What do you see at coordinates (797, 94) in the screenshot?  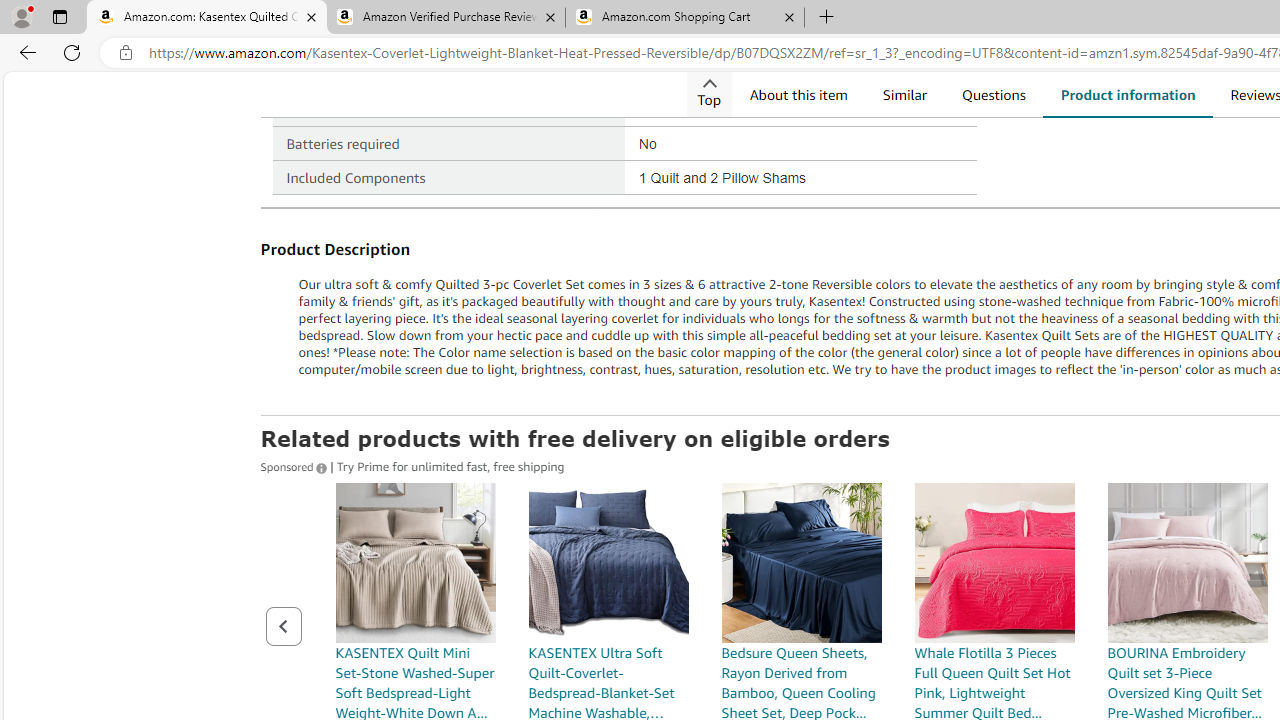 I see `'About this item'` at bounding box center [797, 94].